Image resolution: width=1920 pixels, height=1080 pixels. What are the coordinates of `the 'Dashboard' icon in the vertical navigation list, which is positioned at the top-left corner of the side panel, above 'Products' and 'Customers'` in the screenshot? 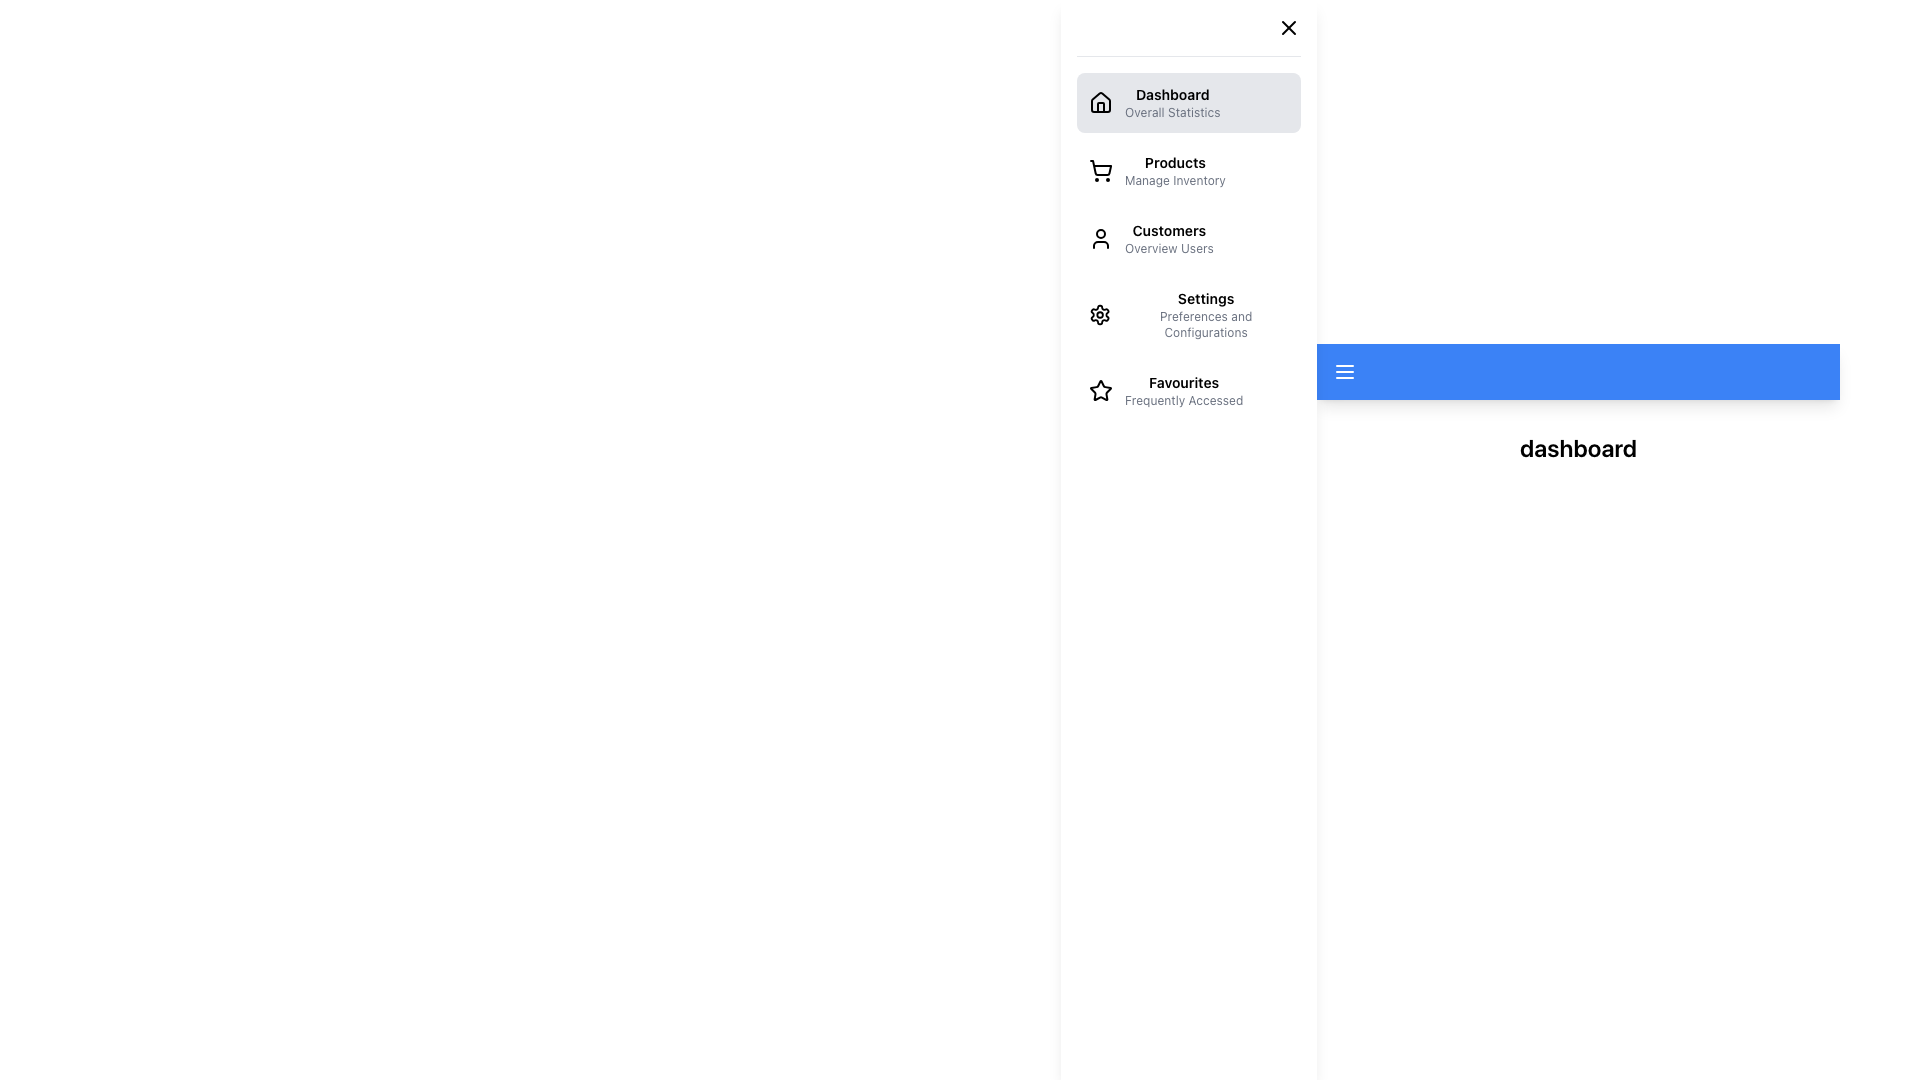 It's located at (1099, 103).